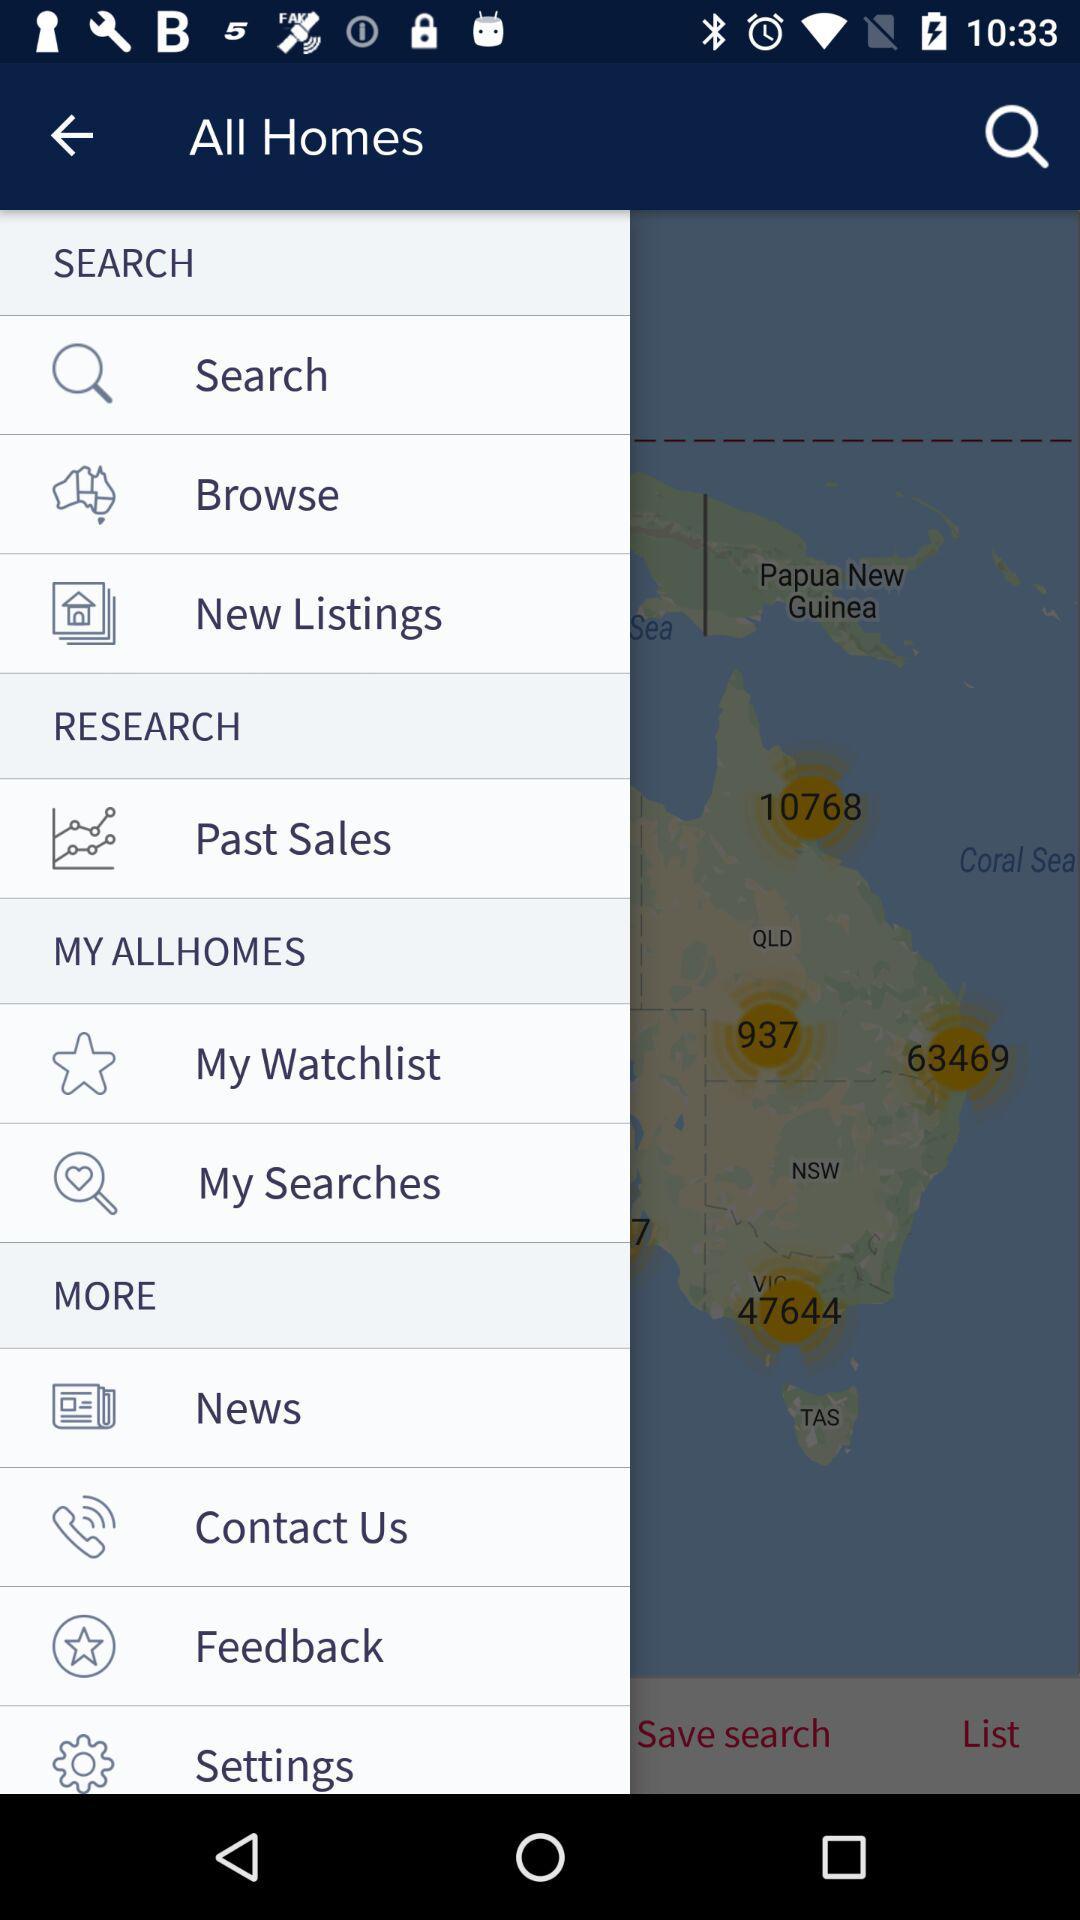 The height and width of the screenshot is (1920, 1080). I want to click on the call icon, so click(67, 1522).